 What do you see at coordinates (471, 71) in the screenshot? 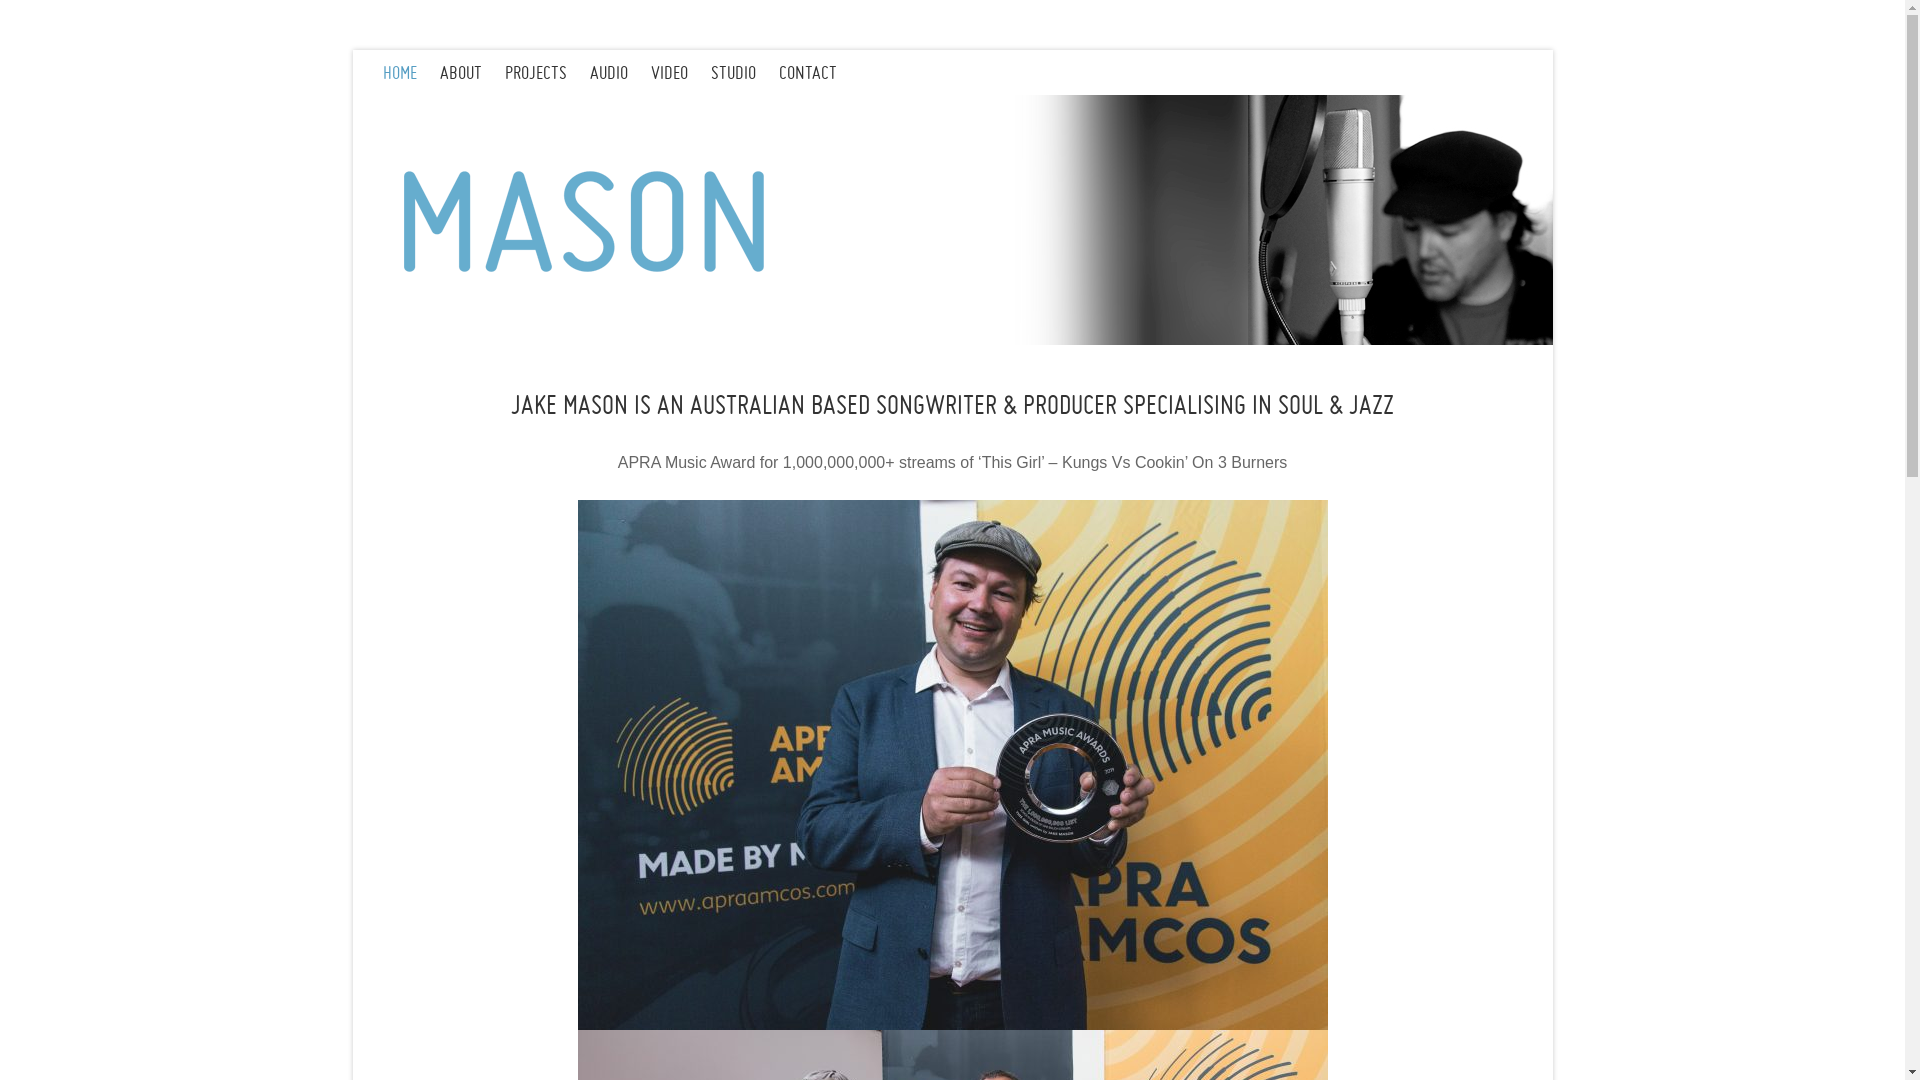
I see `'ABOUT'` at bounding box center [471, 71].